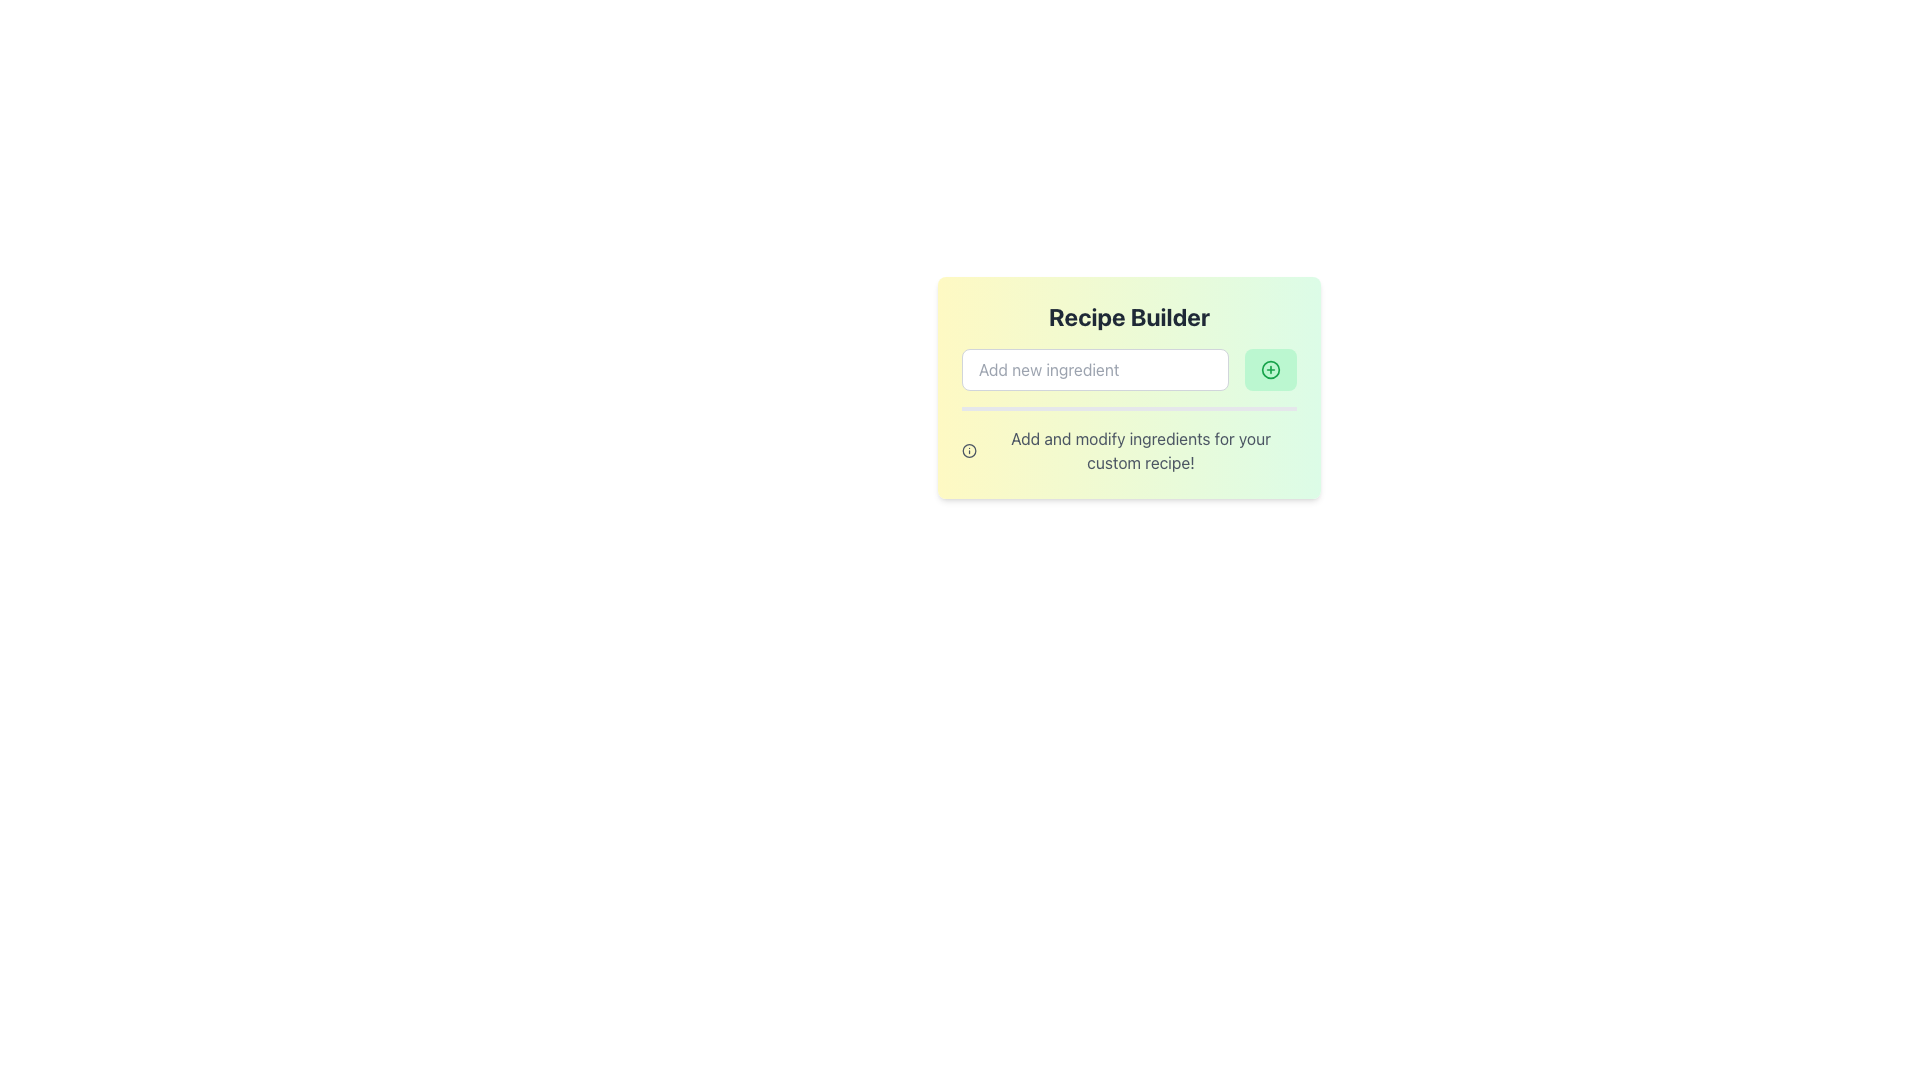 The width and height of the screenshot is (1920, 1080). I want to click on informational text 'Add and modify ingredients for your custom recipe!' located in the section beneath the 'Recipe Builder' header and the ingredient input field, so click(1129, 451).